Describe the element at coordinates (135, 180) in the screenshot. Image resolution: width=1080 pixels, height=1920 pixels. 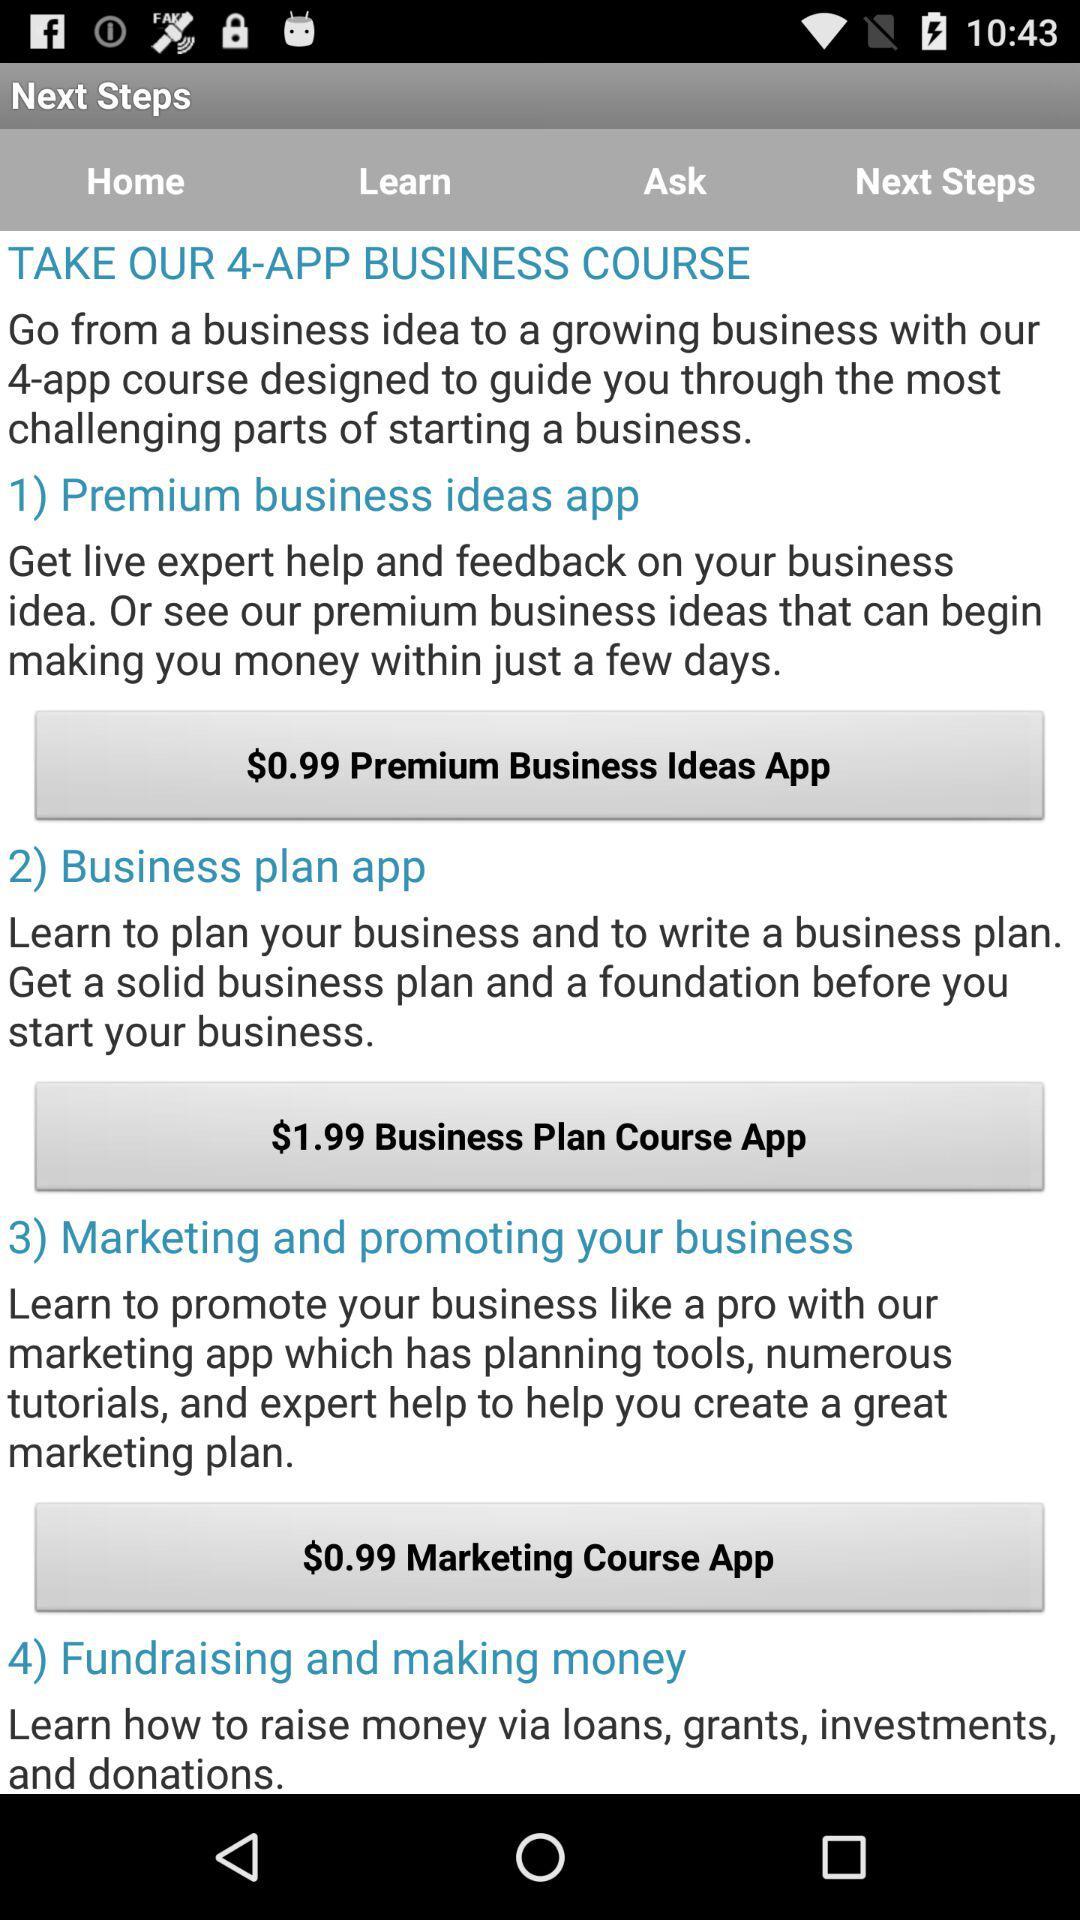
I see `icon above take our 4 app` at that location.